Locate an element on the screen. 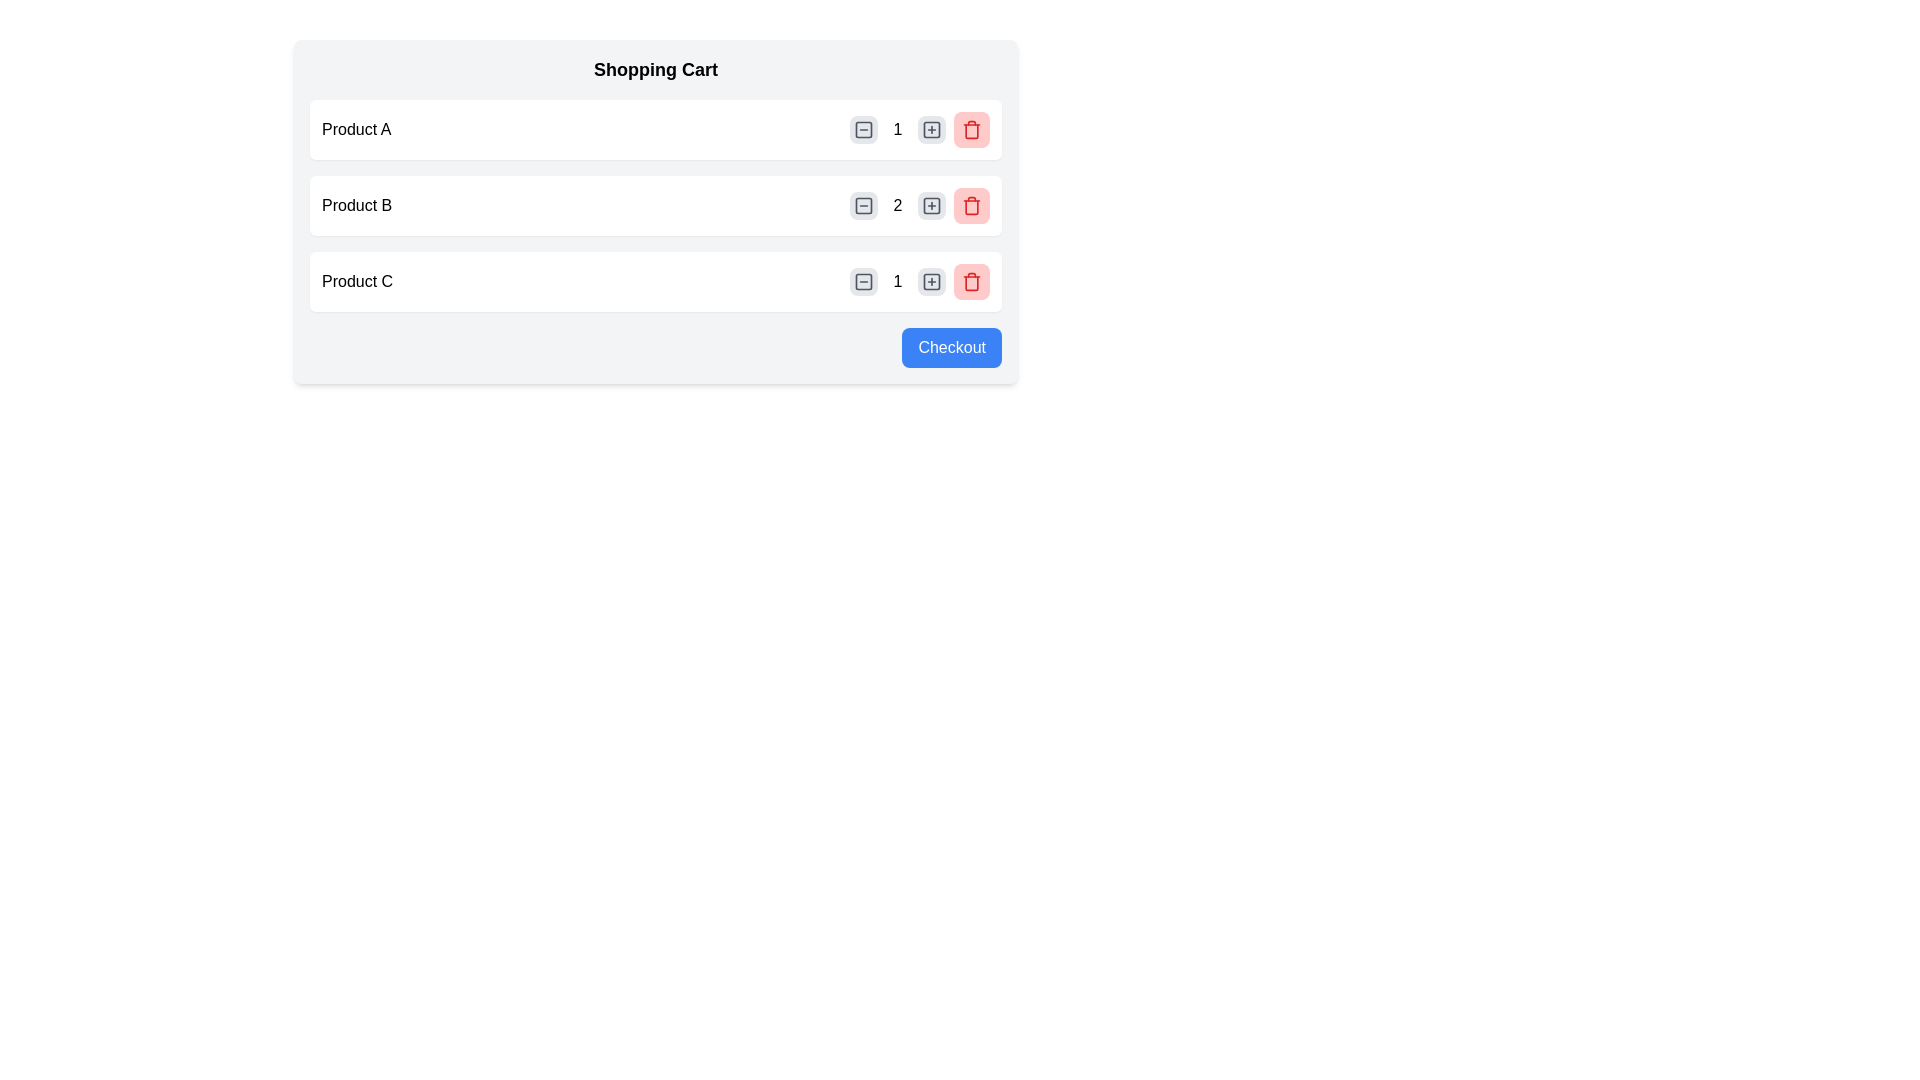  the decorative rectangle within the plus icon in the shopping cart that is styled in a subtle gray color, positioned adjacent to the quantity number for the second product is located at coordinates (930, 130).